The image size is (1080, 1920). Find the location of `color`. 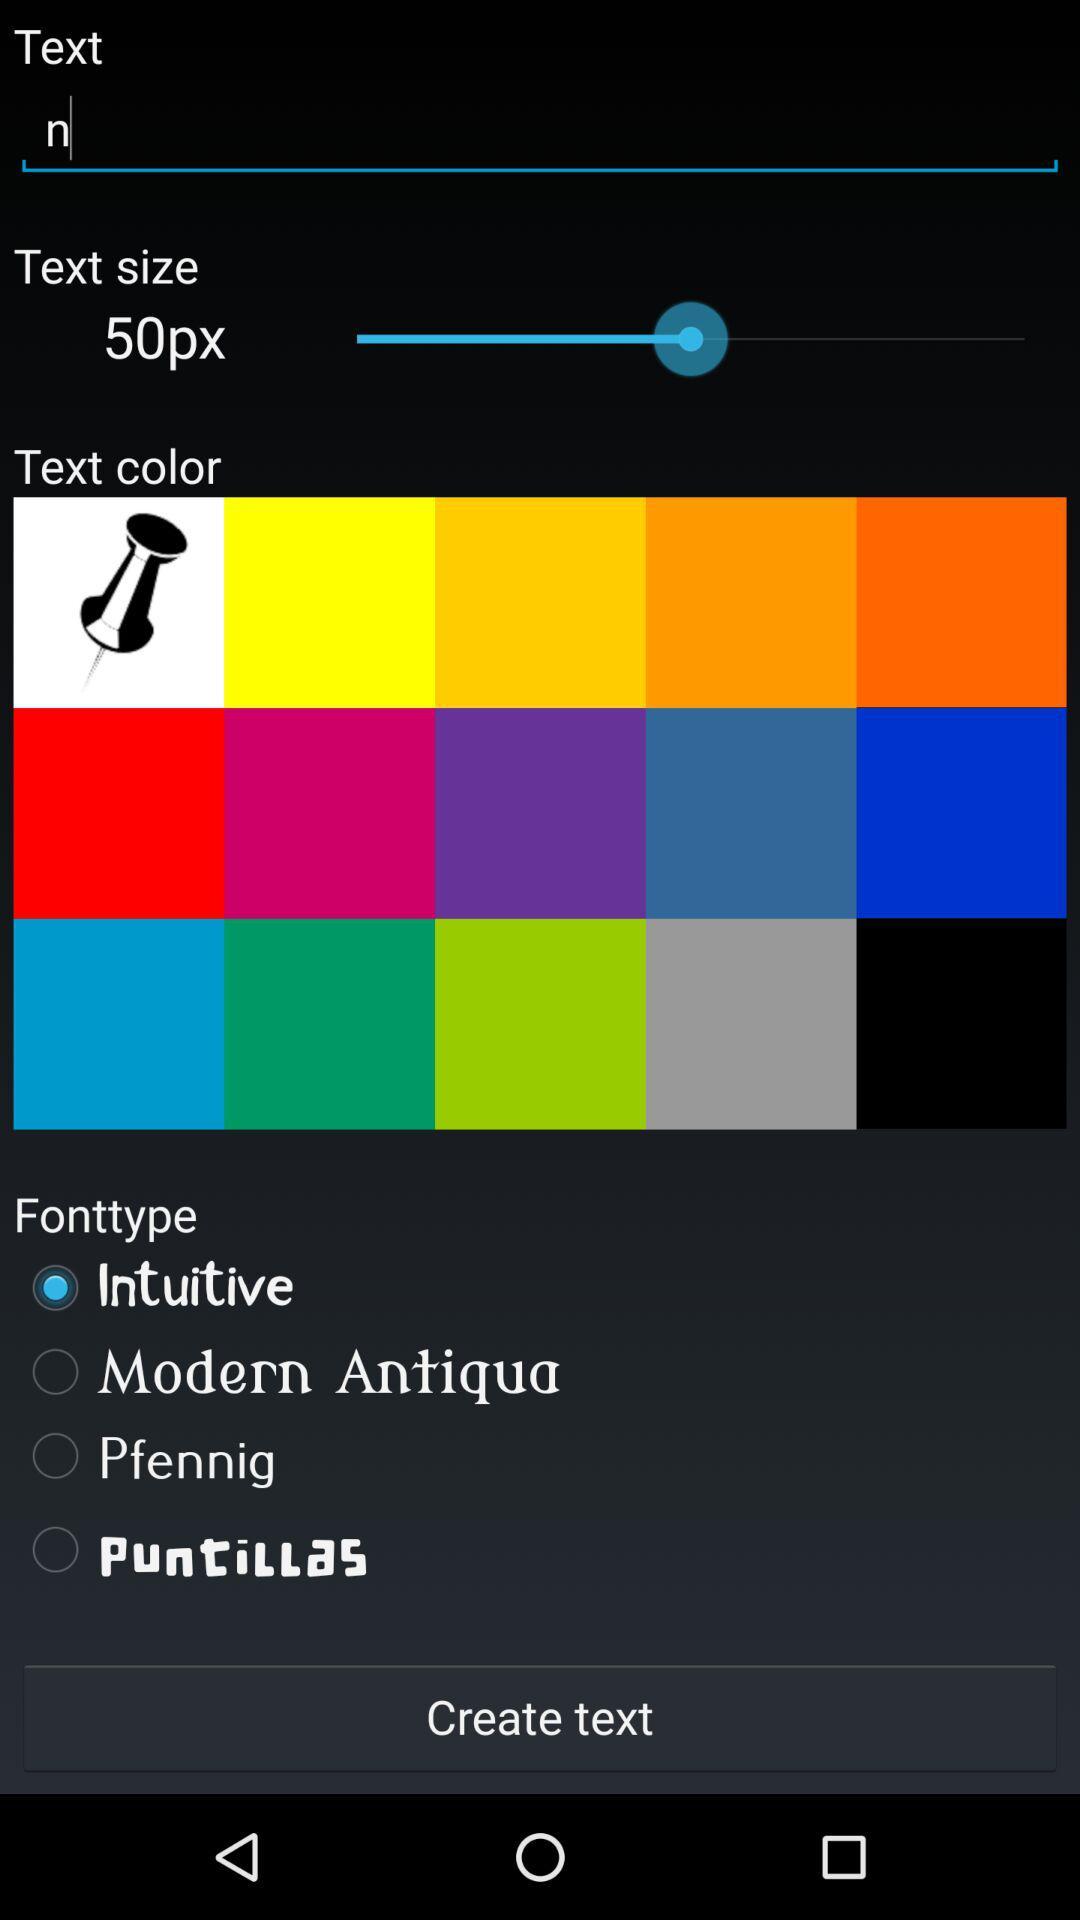

color is located at coordinates (540, 1024).